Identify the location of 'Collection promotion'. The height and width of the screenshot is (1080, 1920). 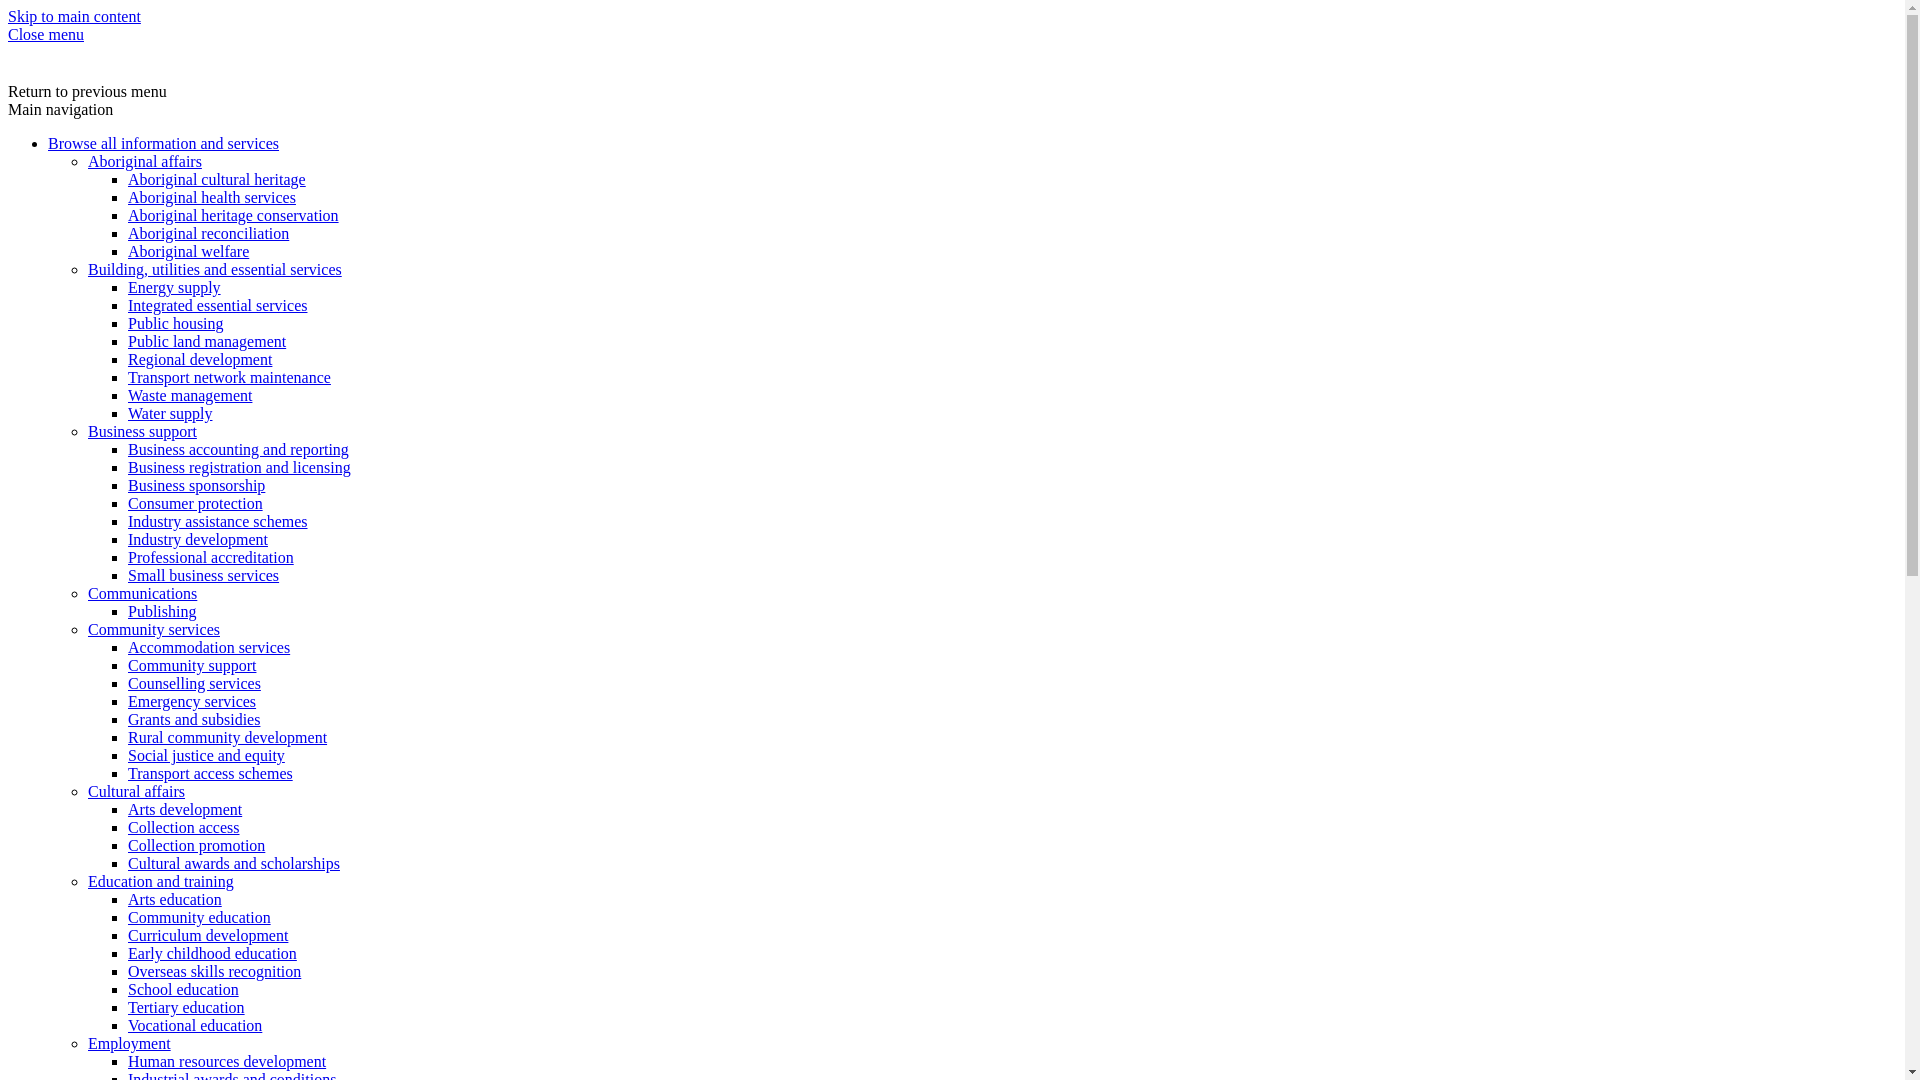
(196, 845).